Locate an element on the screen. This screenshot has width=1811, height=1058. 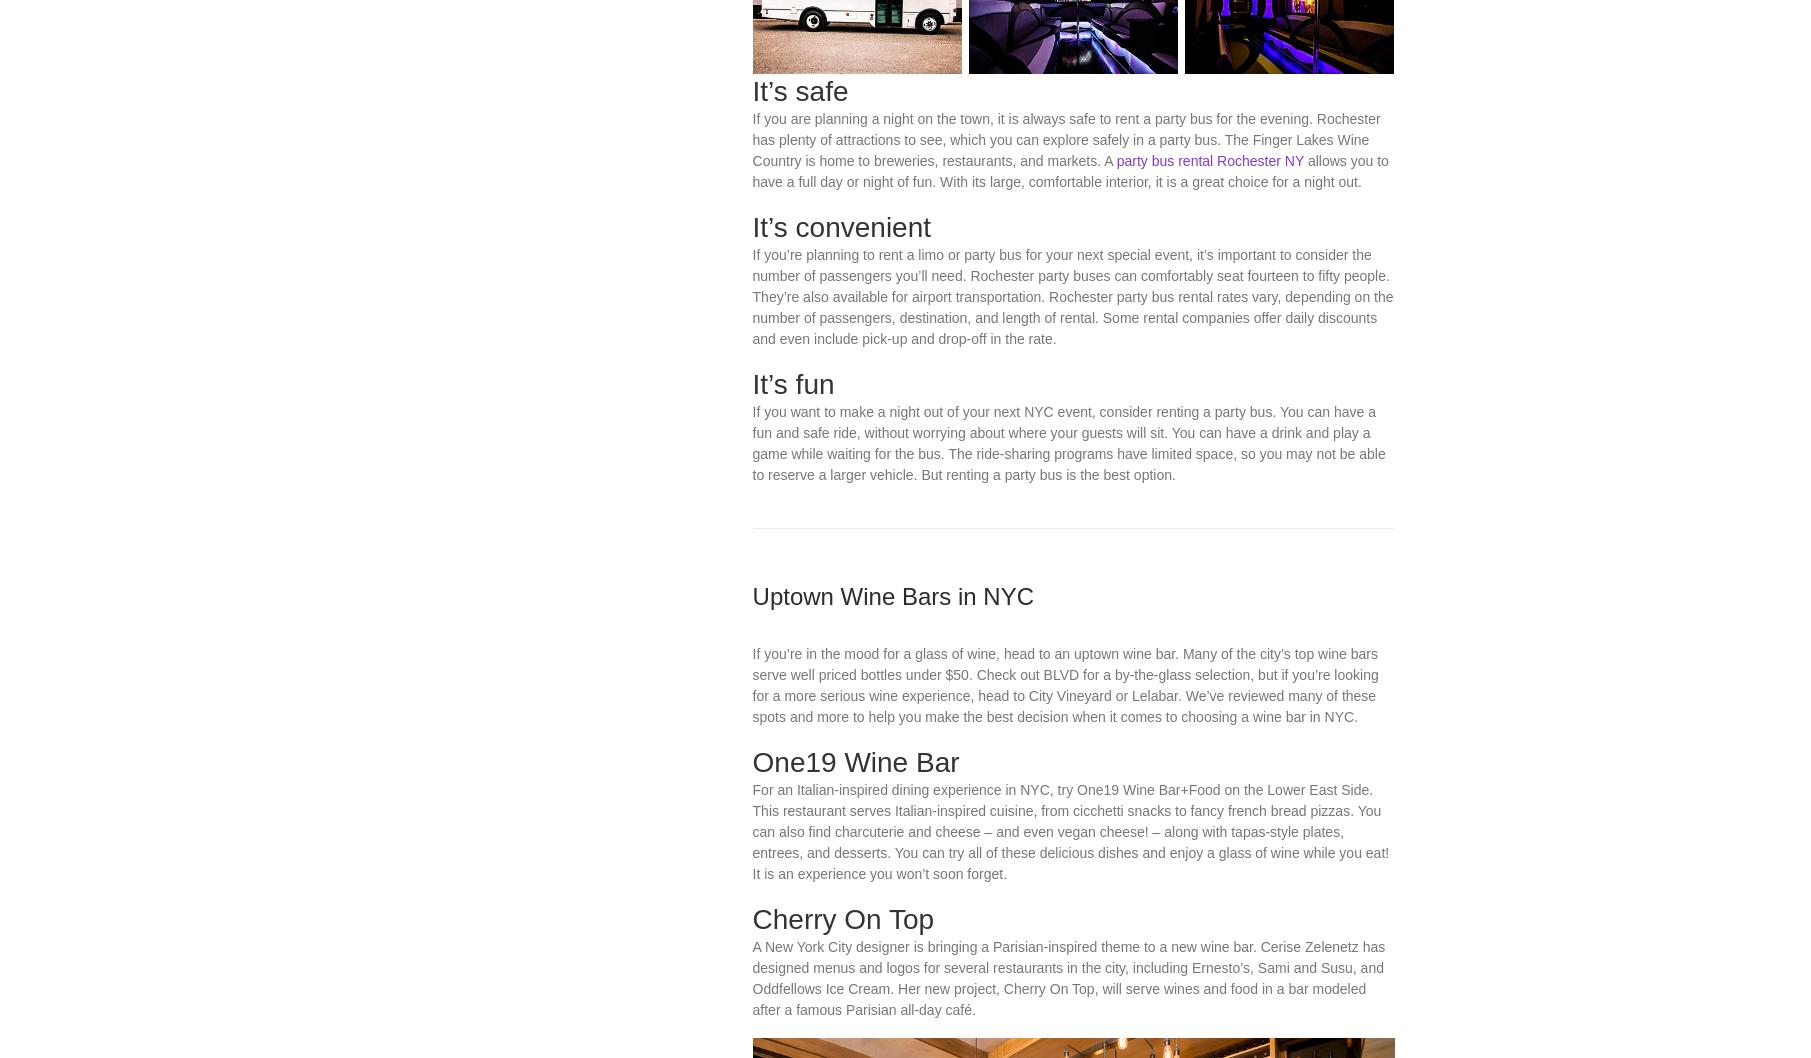
'Whether you’re hosting a bachelor party or a hen or stag do, it’s affordable to rent a Rochester party bus to transport your guests in style. Rochester party bus rates depend on the number of people you’re transporting and the vehicle type. Your rental period also determines your rates, so you should plan accordingly. Also, remember that if you’re hiring a party bus for a long-term event, you can get discounts on the day of your event.' is located at coordinates (1070, 53).